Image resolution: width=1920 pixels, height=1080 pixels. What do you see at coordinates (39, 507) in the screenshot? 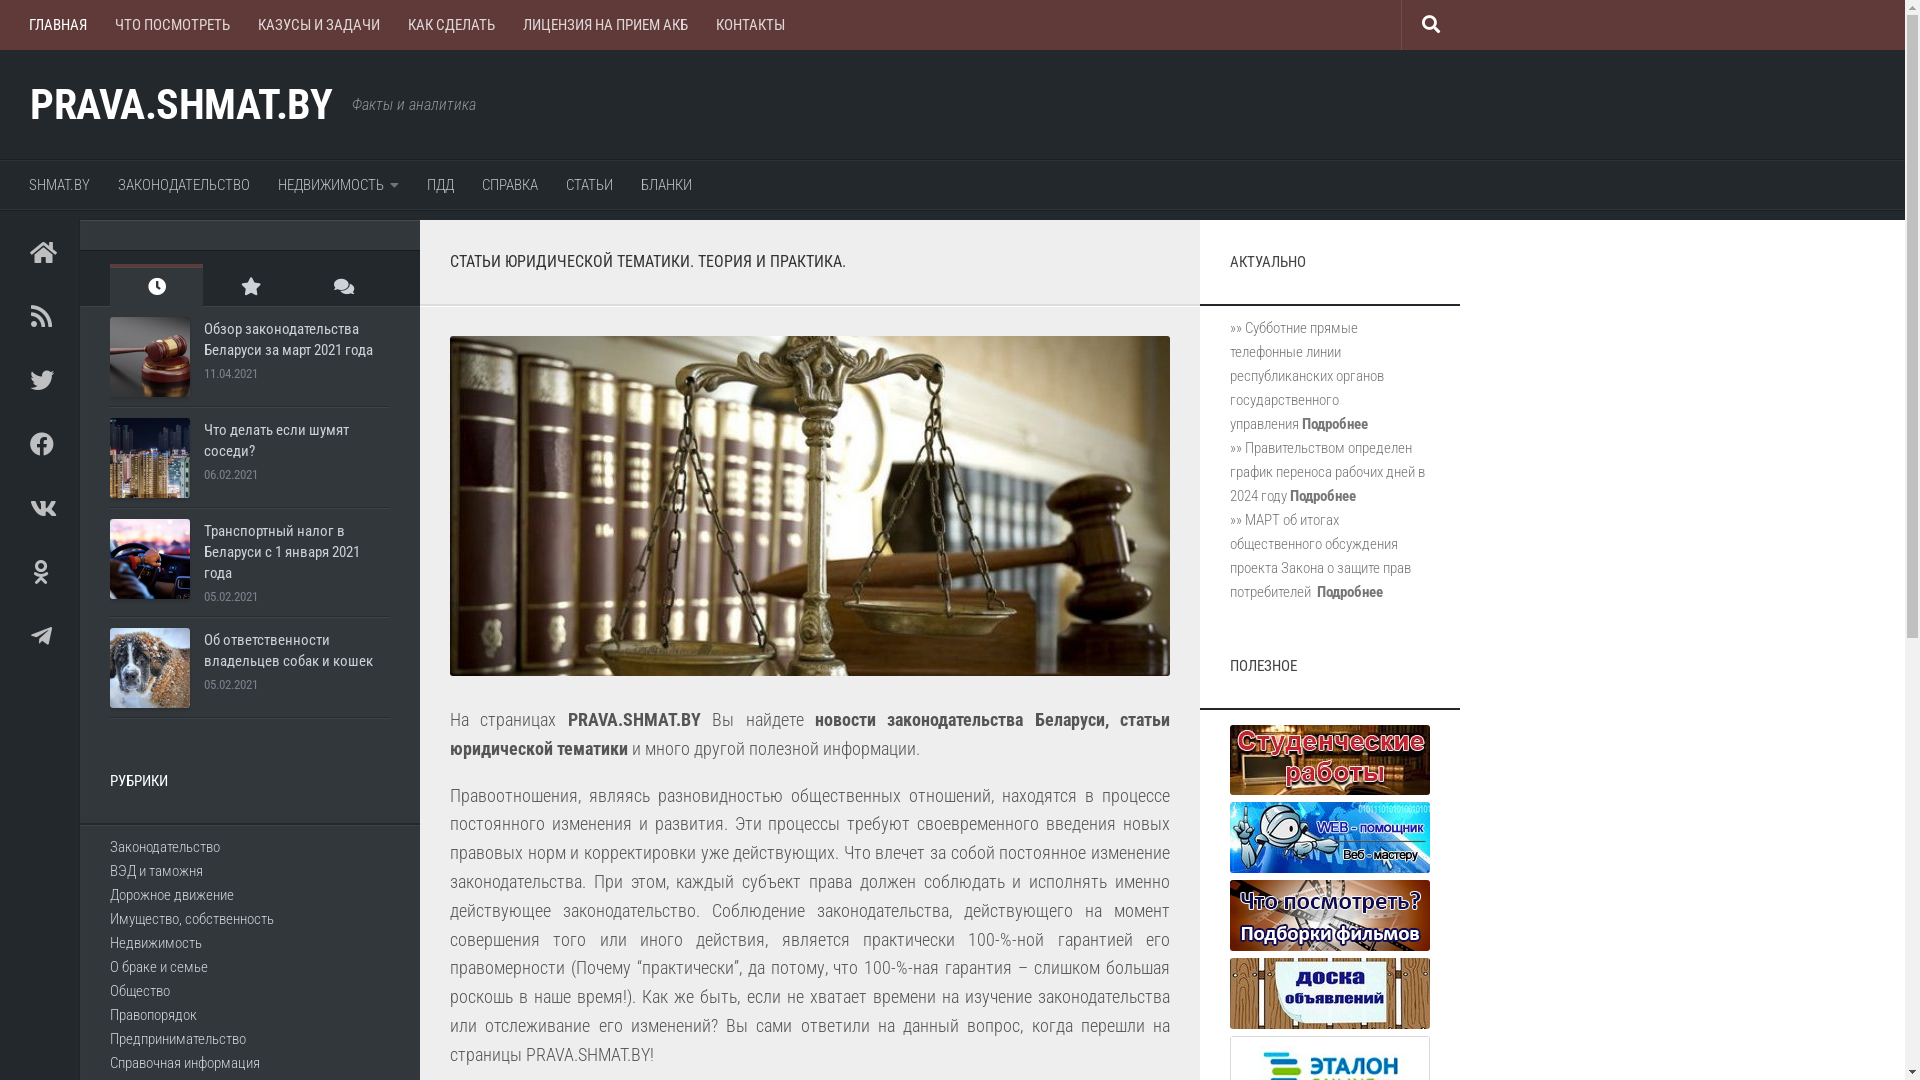
I see `'VK'` at bounding box center [39, 507].